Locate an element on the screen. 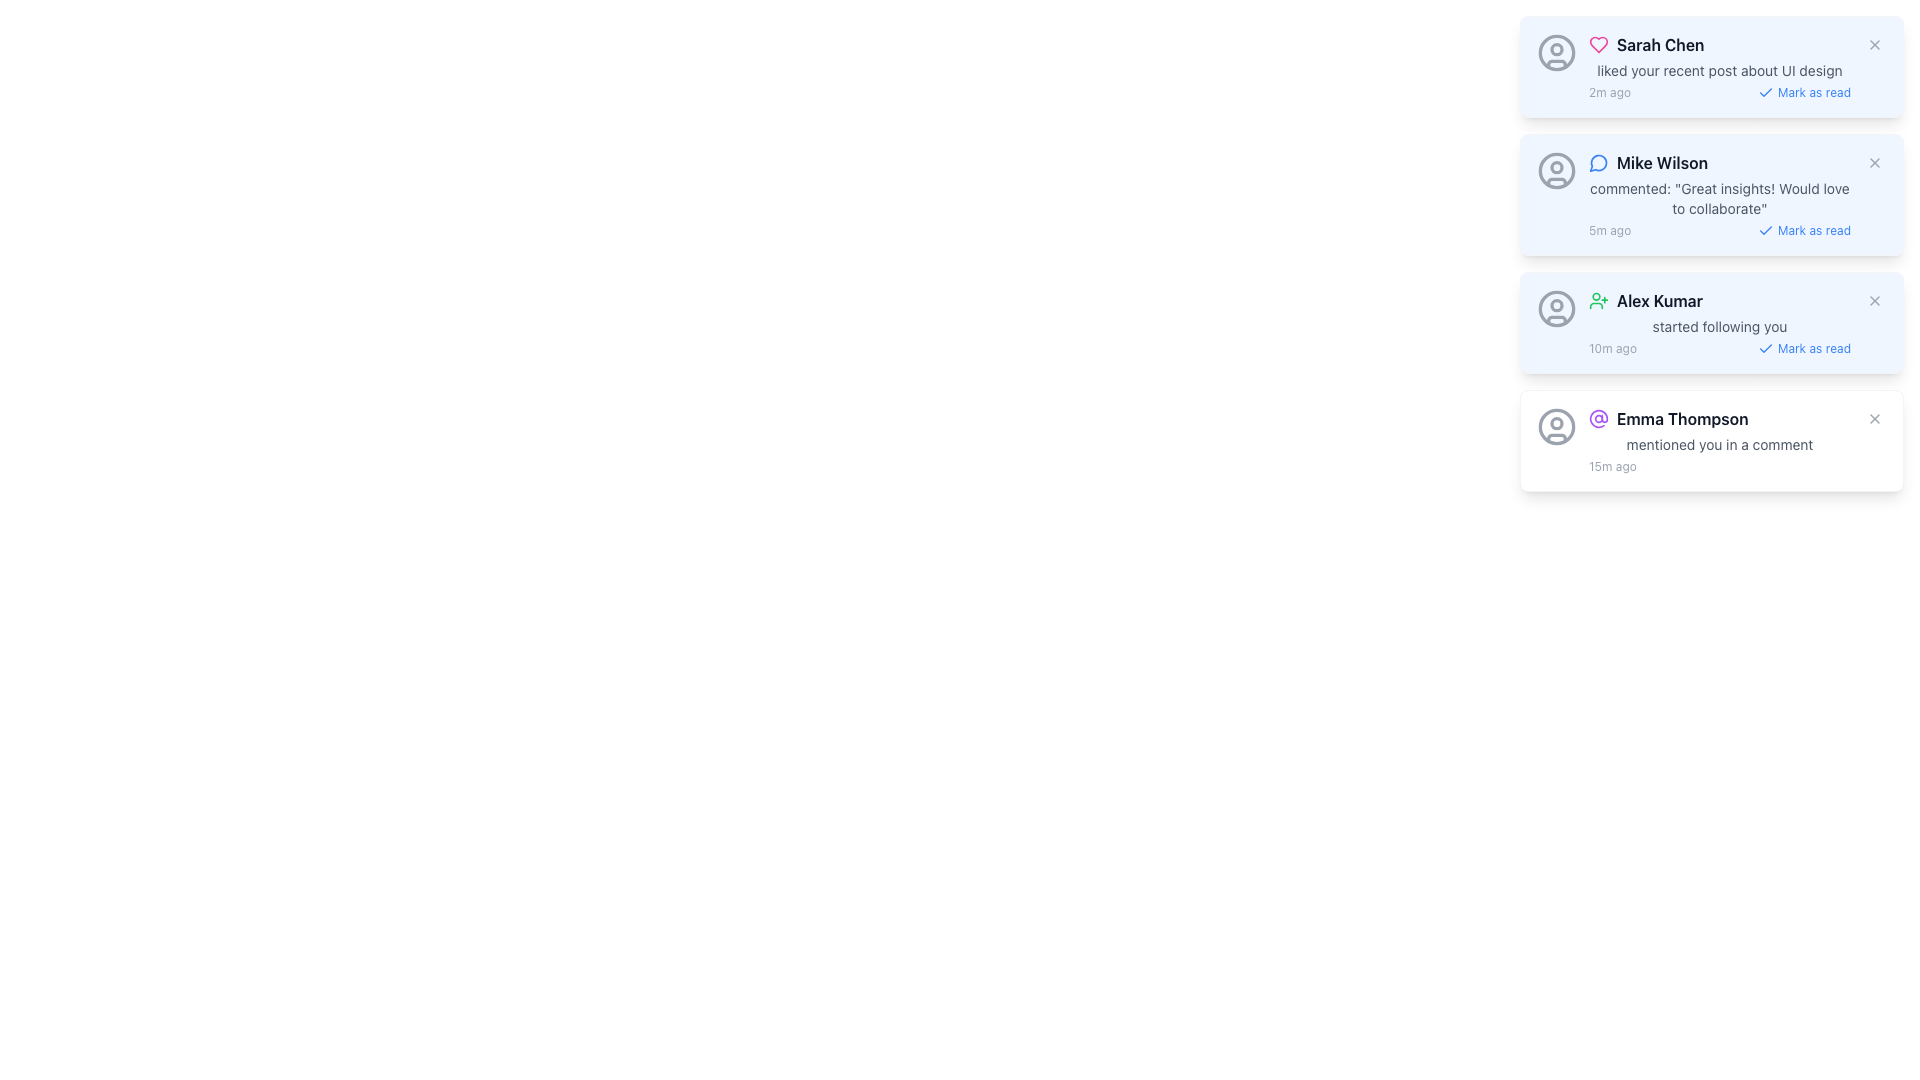 The width and height of the screenshot is (1920, 1080). the 'X' icon button in the top-right corner of the notification card labeled with 'Mike Wilson' is located at coordinates (1874, 161).